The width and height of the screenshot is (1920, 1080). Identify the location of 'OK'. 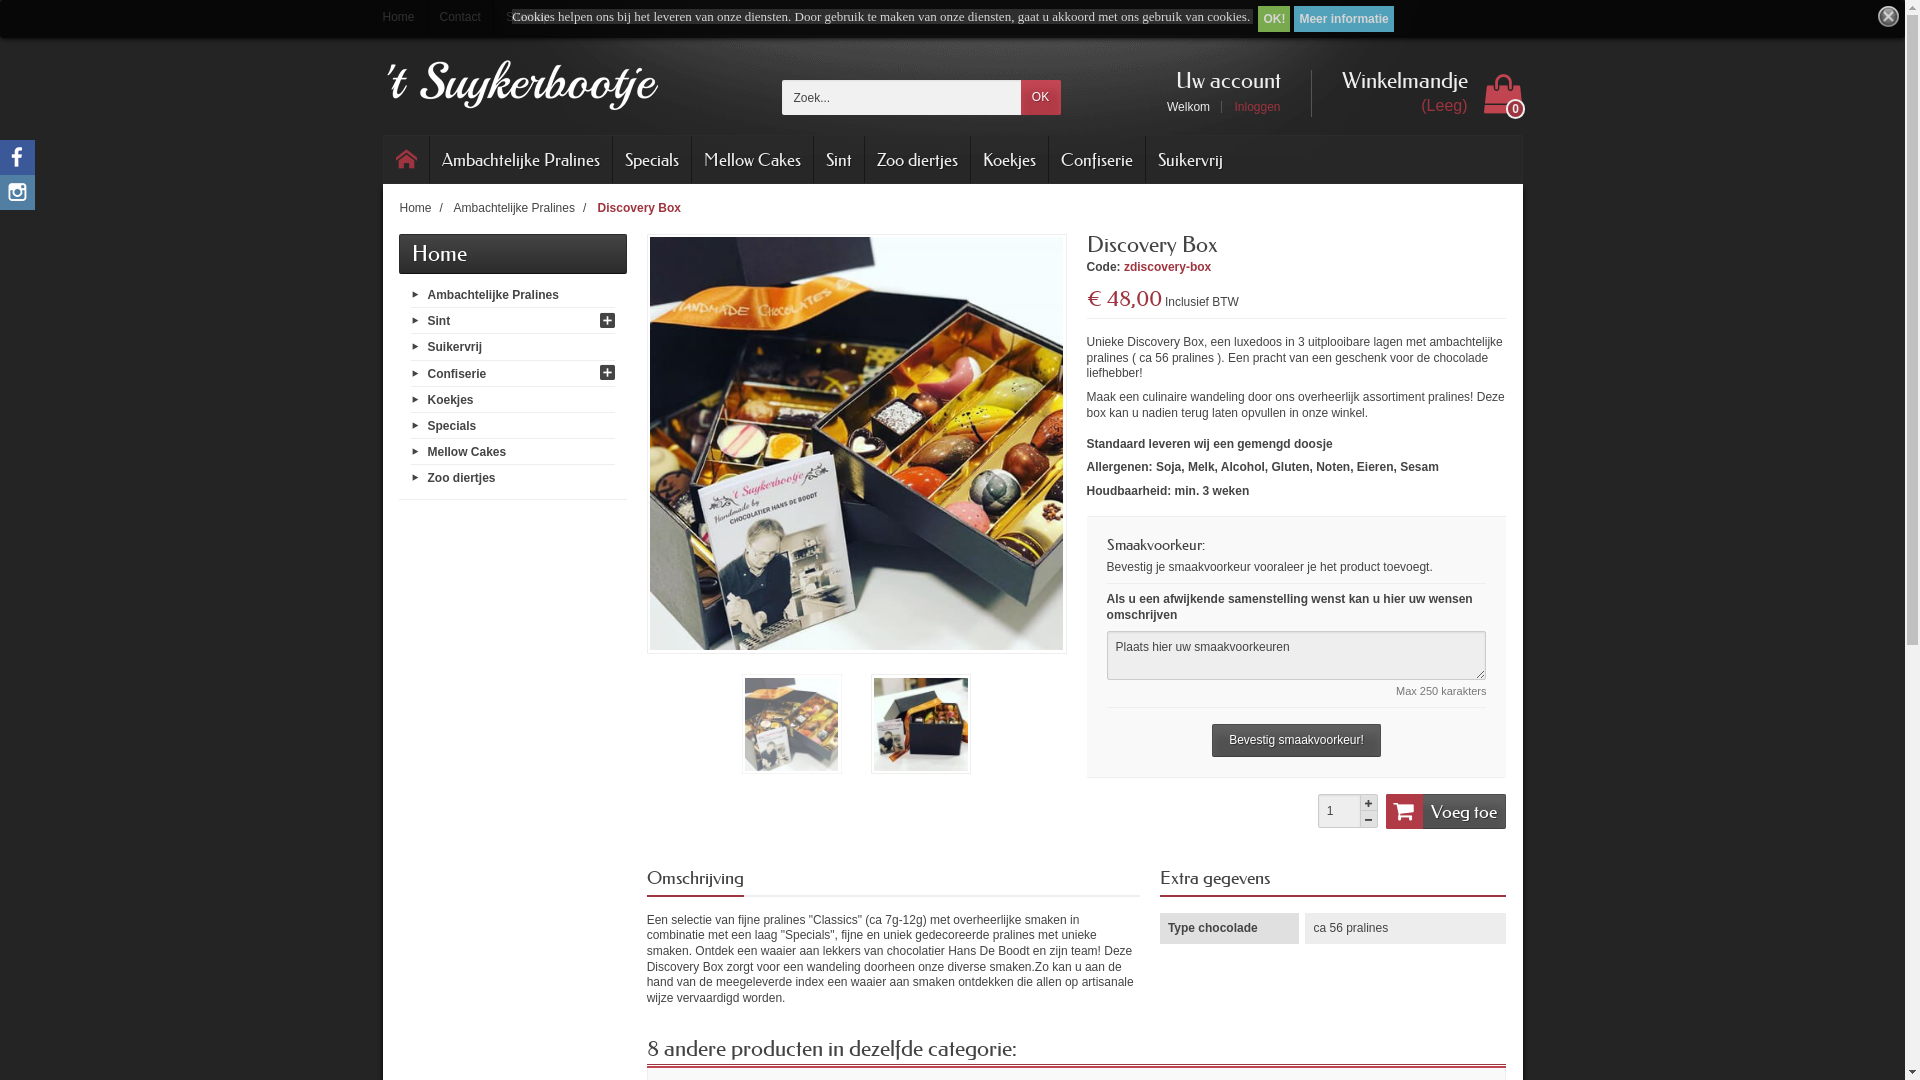
(1040, 97).